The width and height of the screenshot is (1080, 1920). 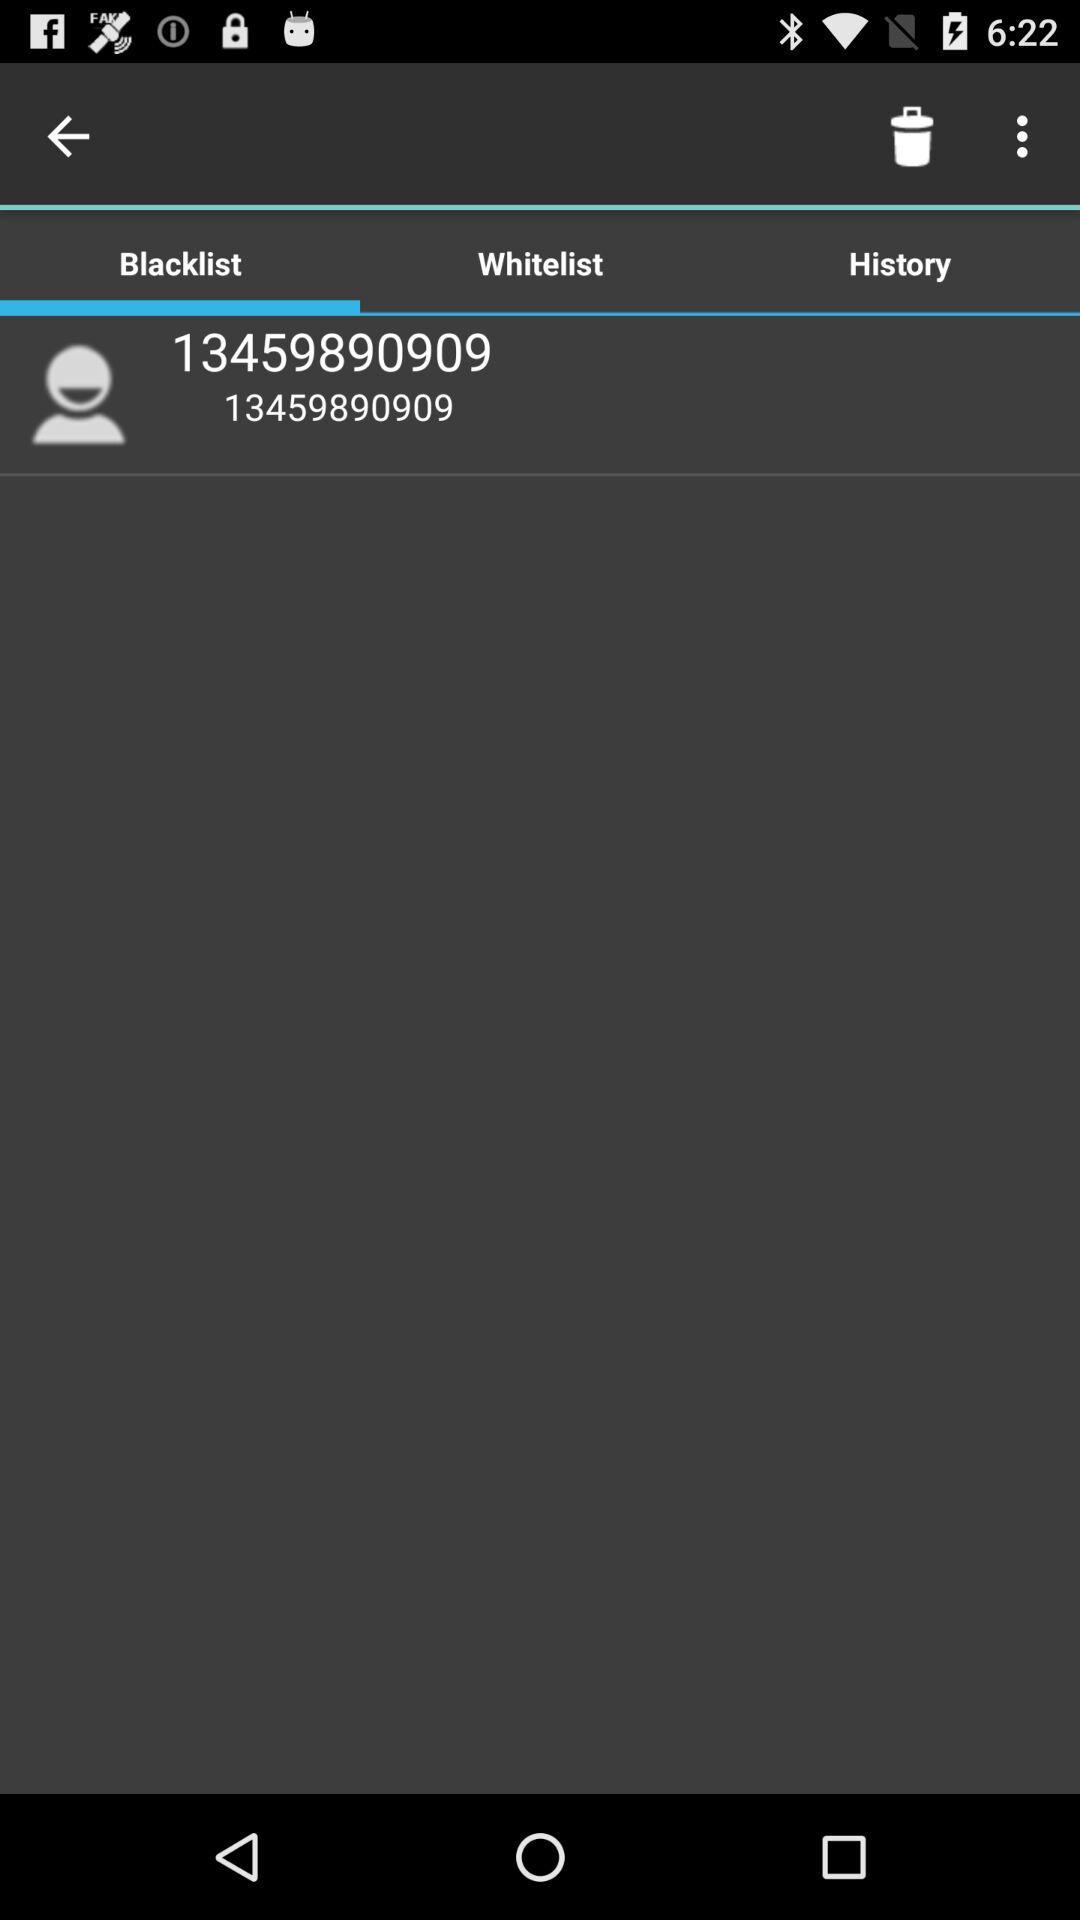 I want to click on icon next to the whitelist, so click(x=898, y=261).